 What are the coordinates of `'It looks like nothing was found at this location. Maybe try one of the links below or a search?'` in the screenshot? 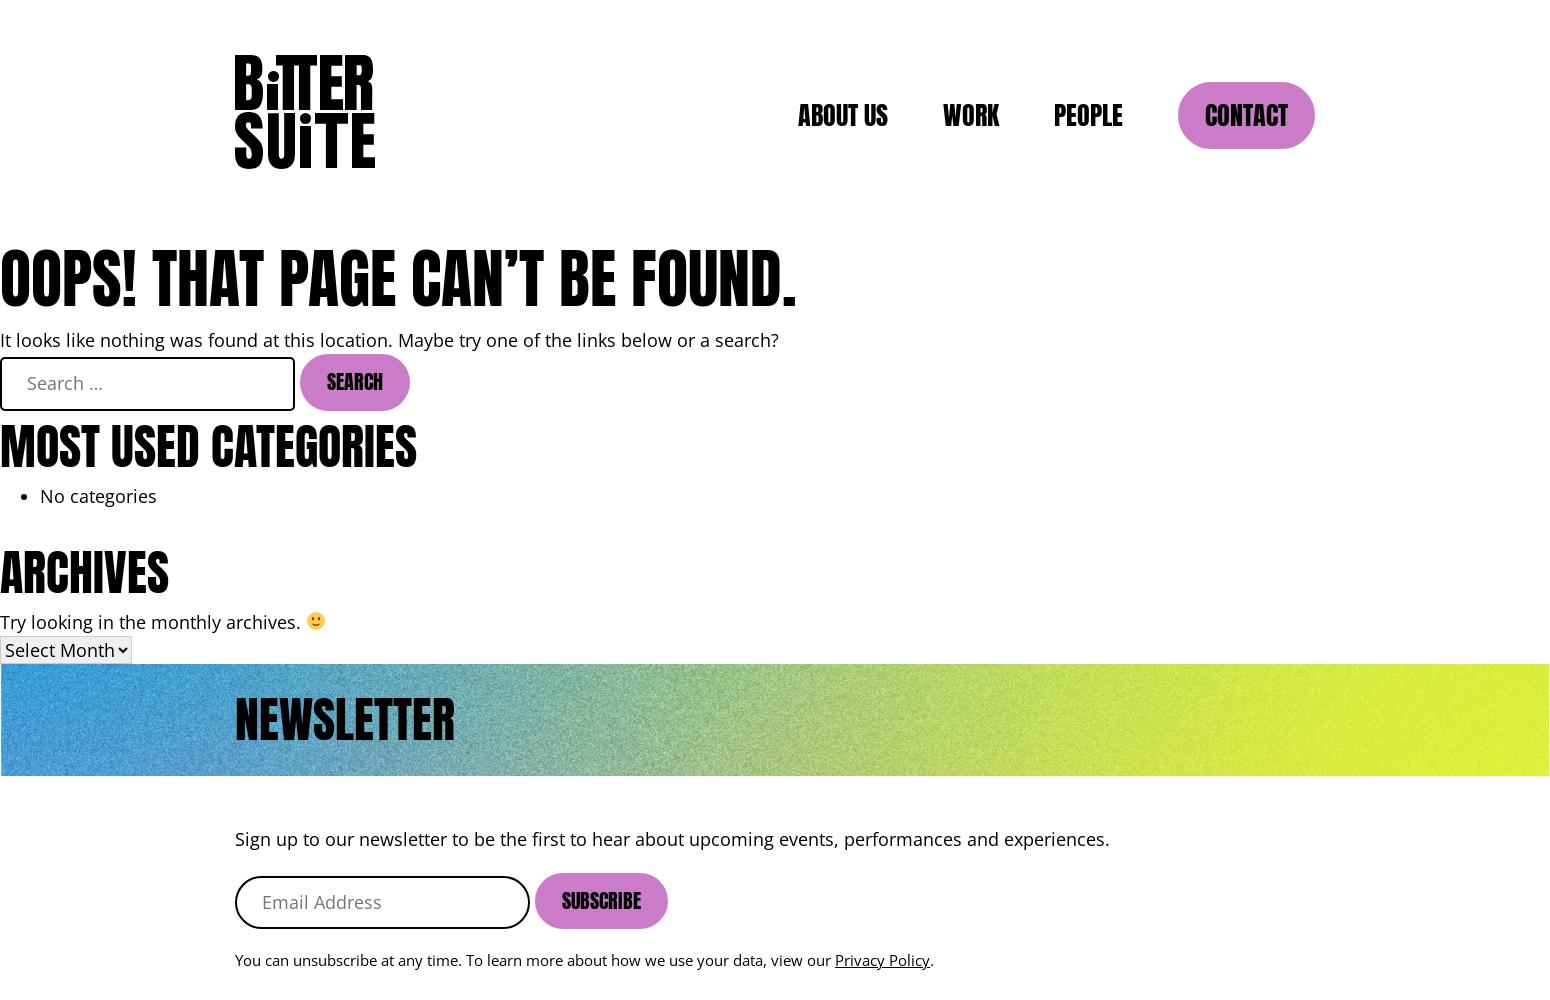 It's located at (389, 339).